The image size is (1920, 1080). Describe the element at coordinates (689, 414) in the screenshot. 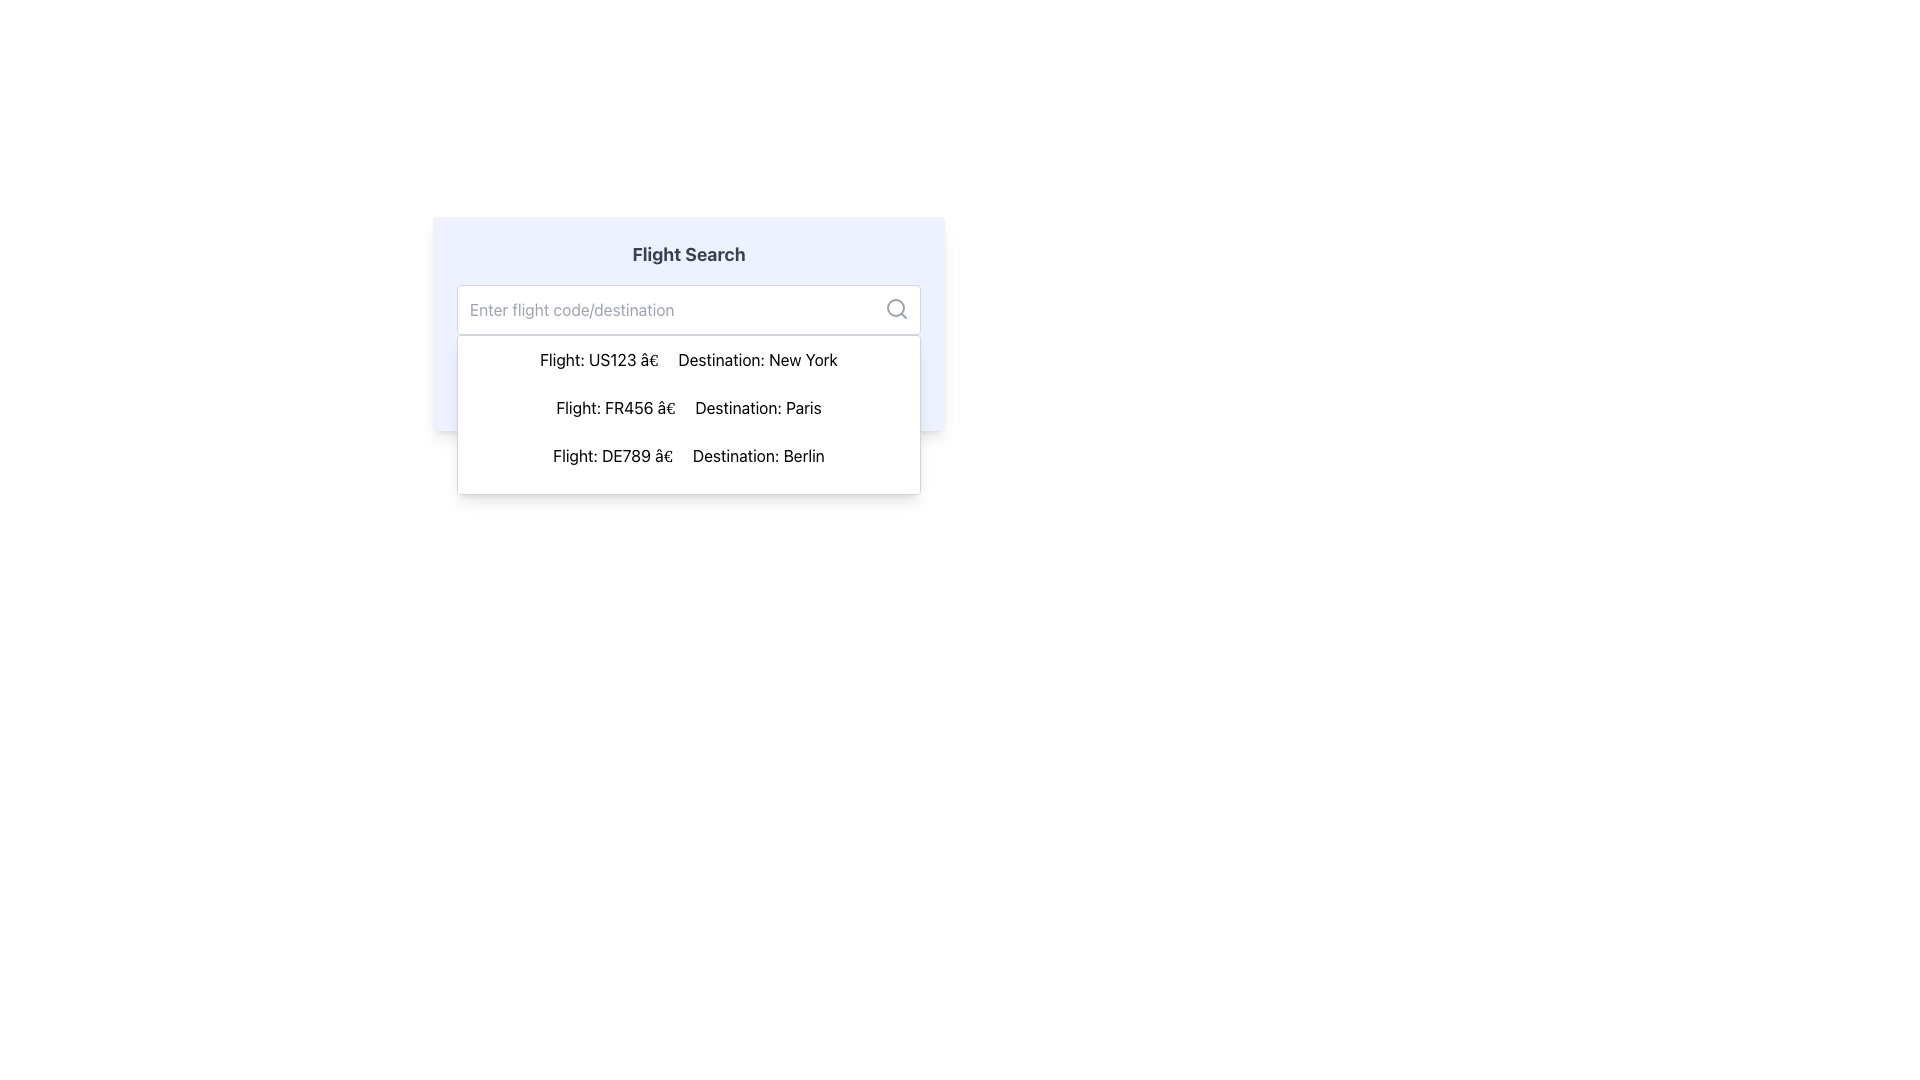

I see `an item in the dropdown menu styled with a white background and gray borders, located under the 'Enter flight code/destination' search input field` at that location.